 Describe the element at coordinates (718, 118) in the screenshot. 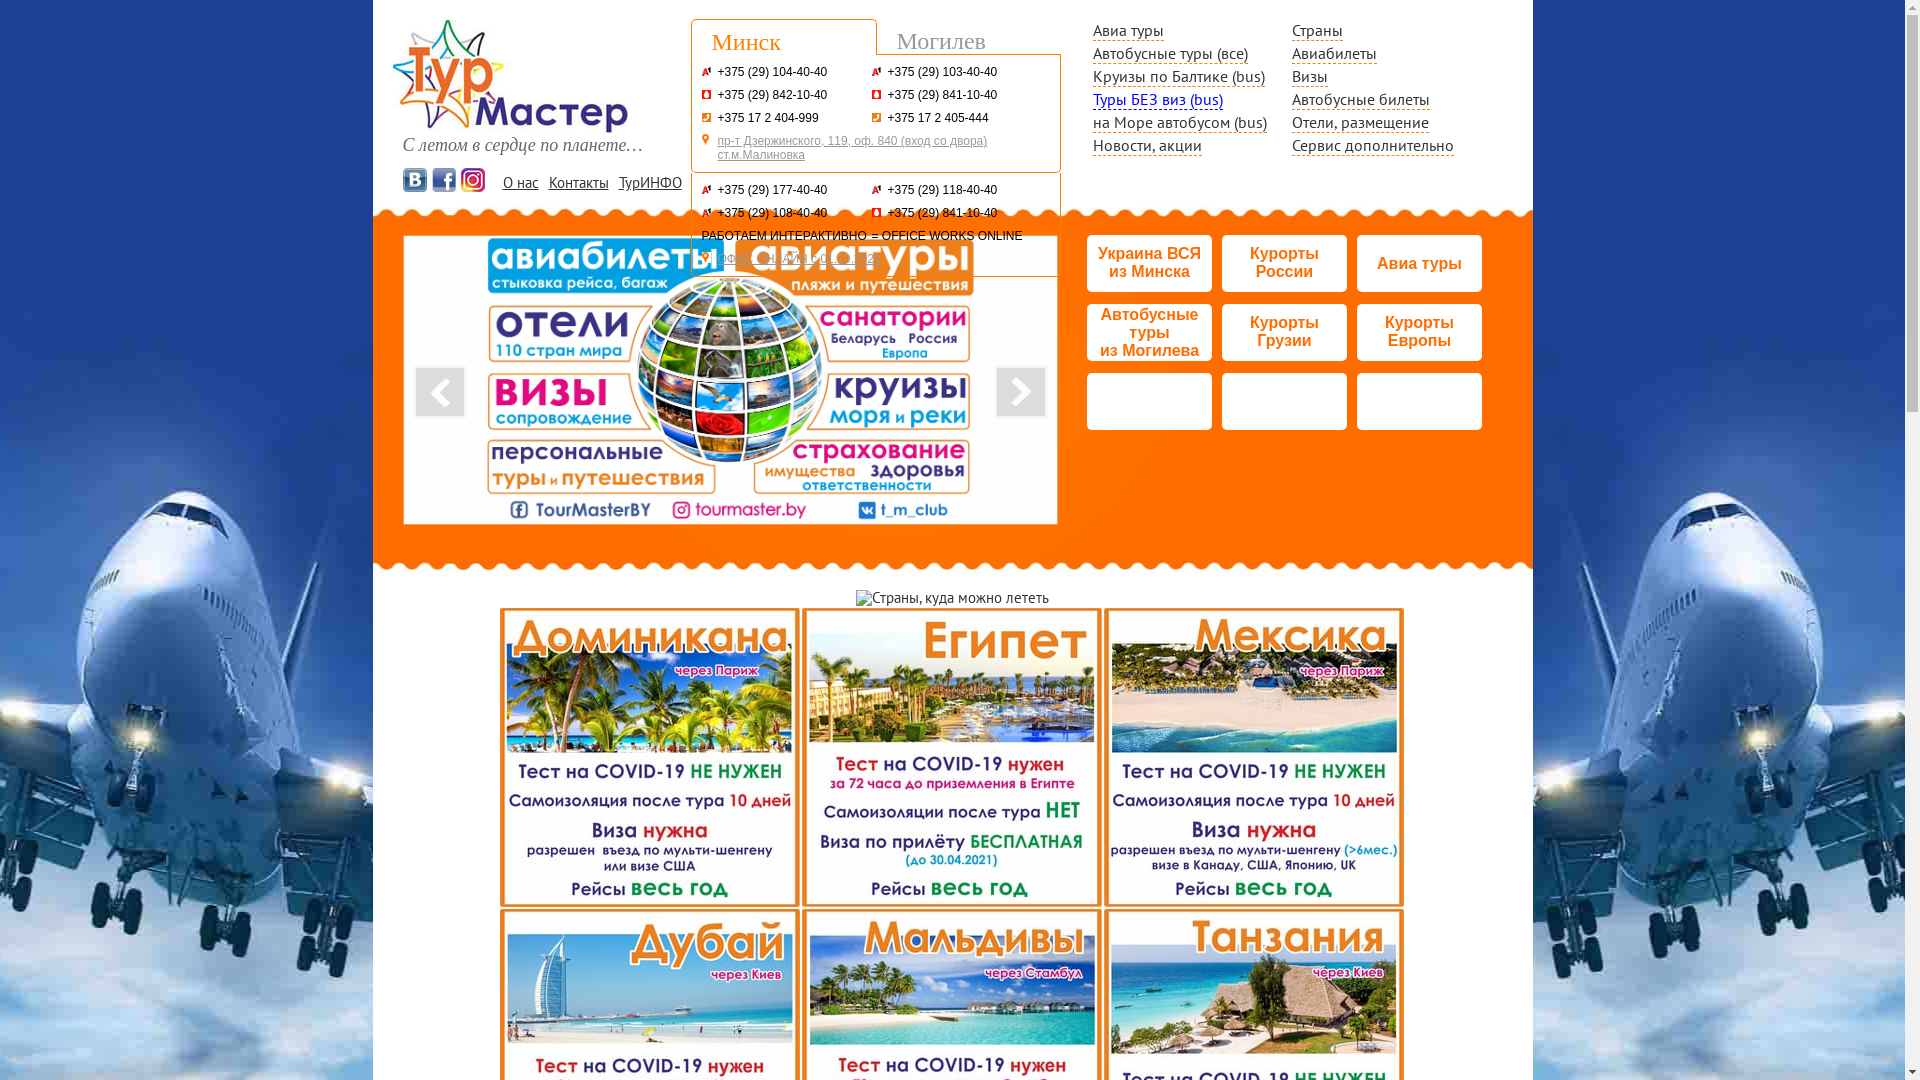

I see `'+375 17 2 404-999'` at that location.